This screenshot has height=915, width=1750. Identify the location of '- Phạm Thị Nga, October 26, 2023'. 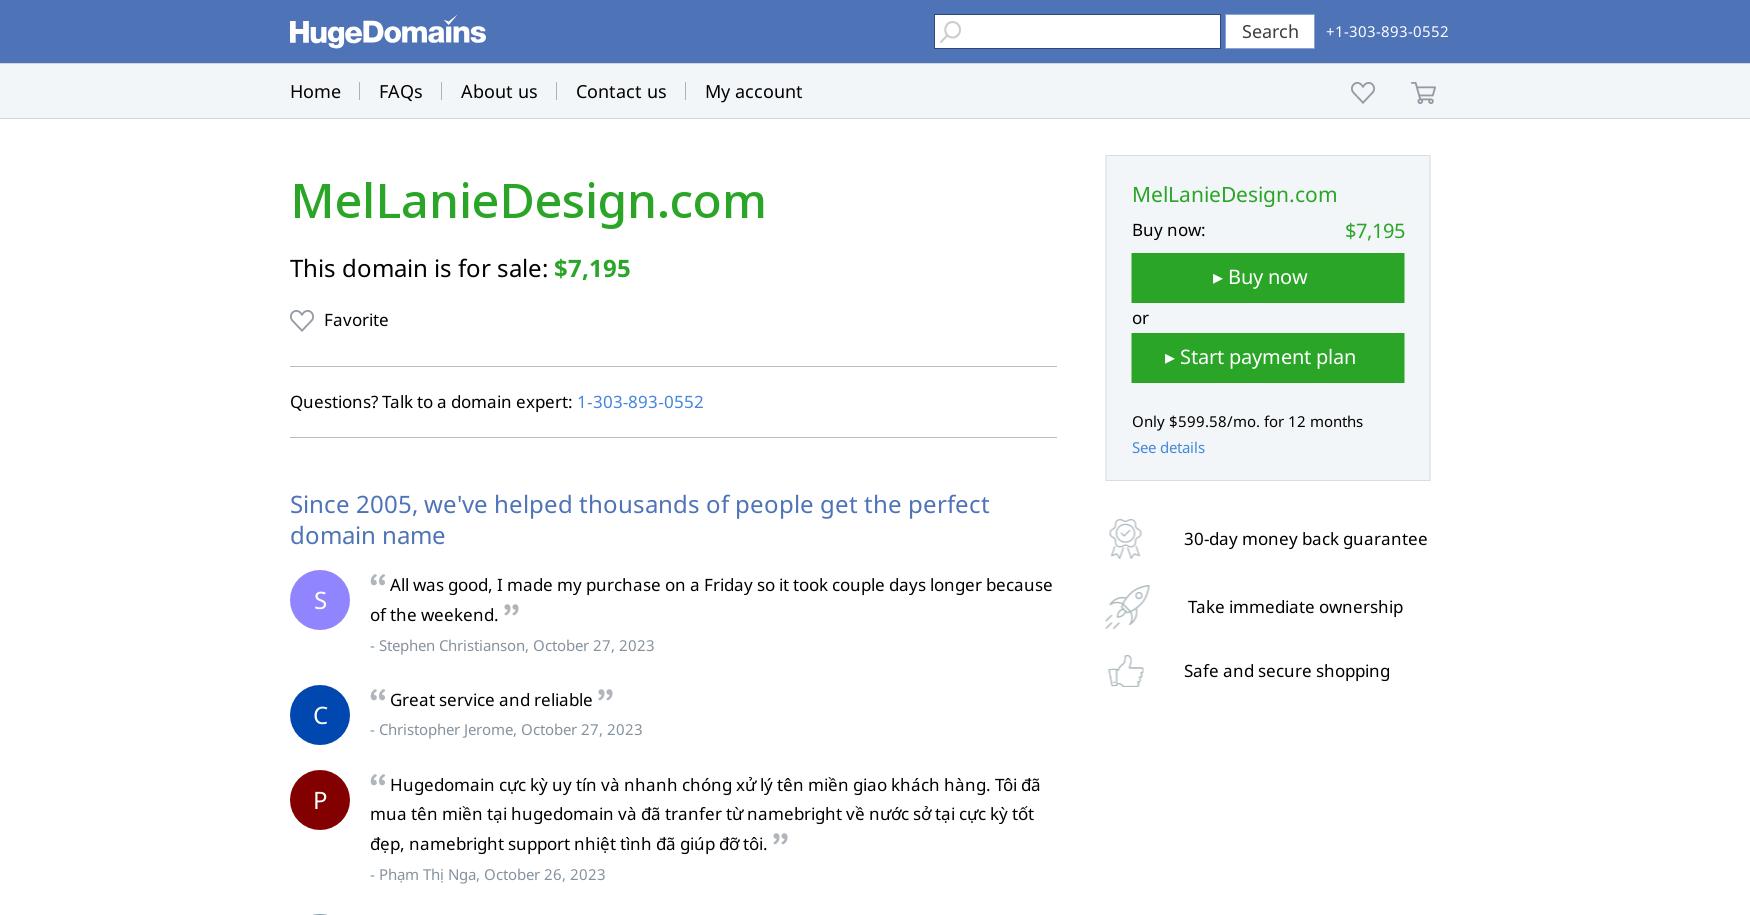
(488, 872).